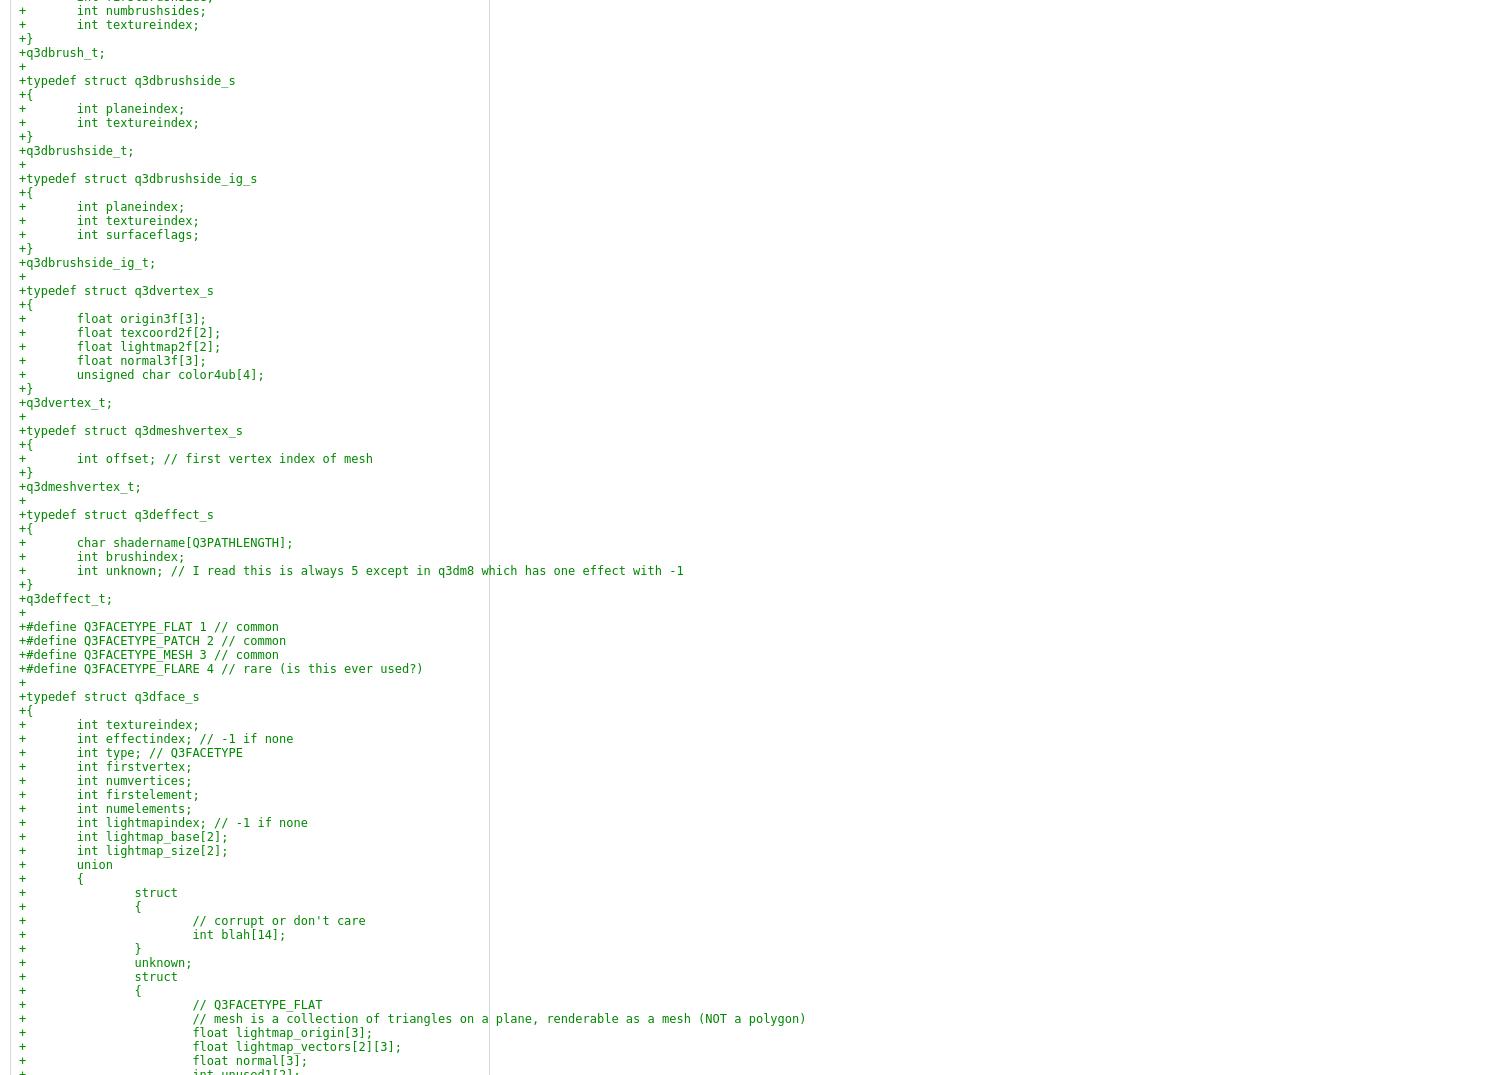  I want to click on '+q3dbrushside_ig_t;', so click(86, 263).